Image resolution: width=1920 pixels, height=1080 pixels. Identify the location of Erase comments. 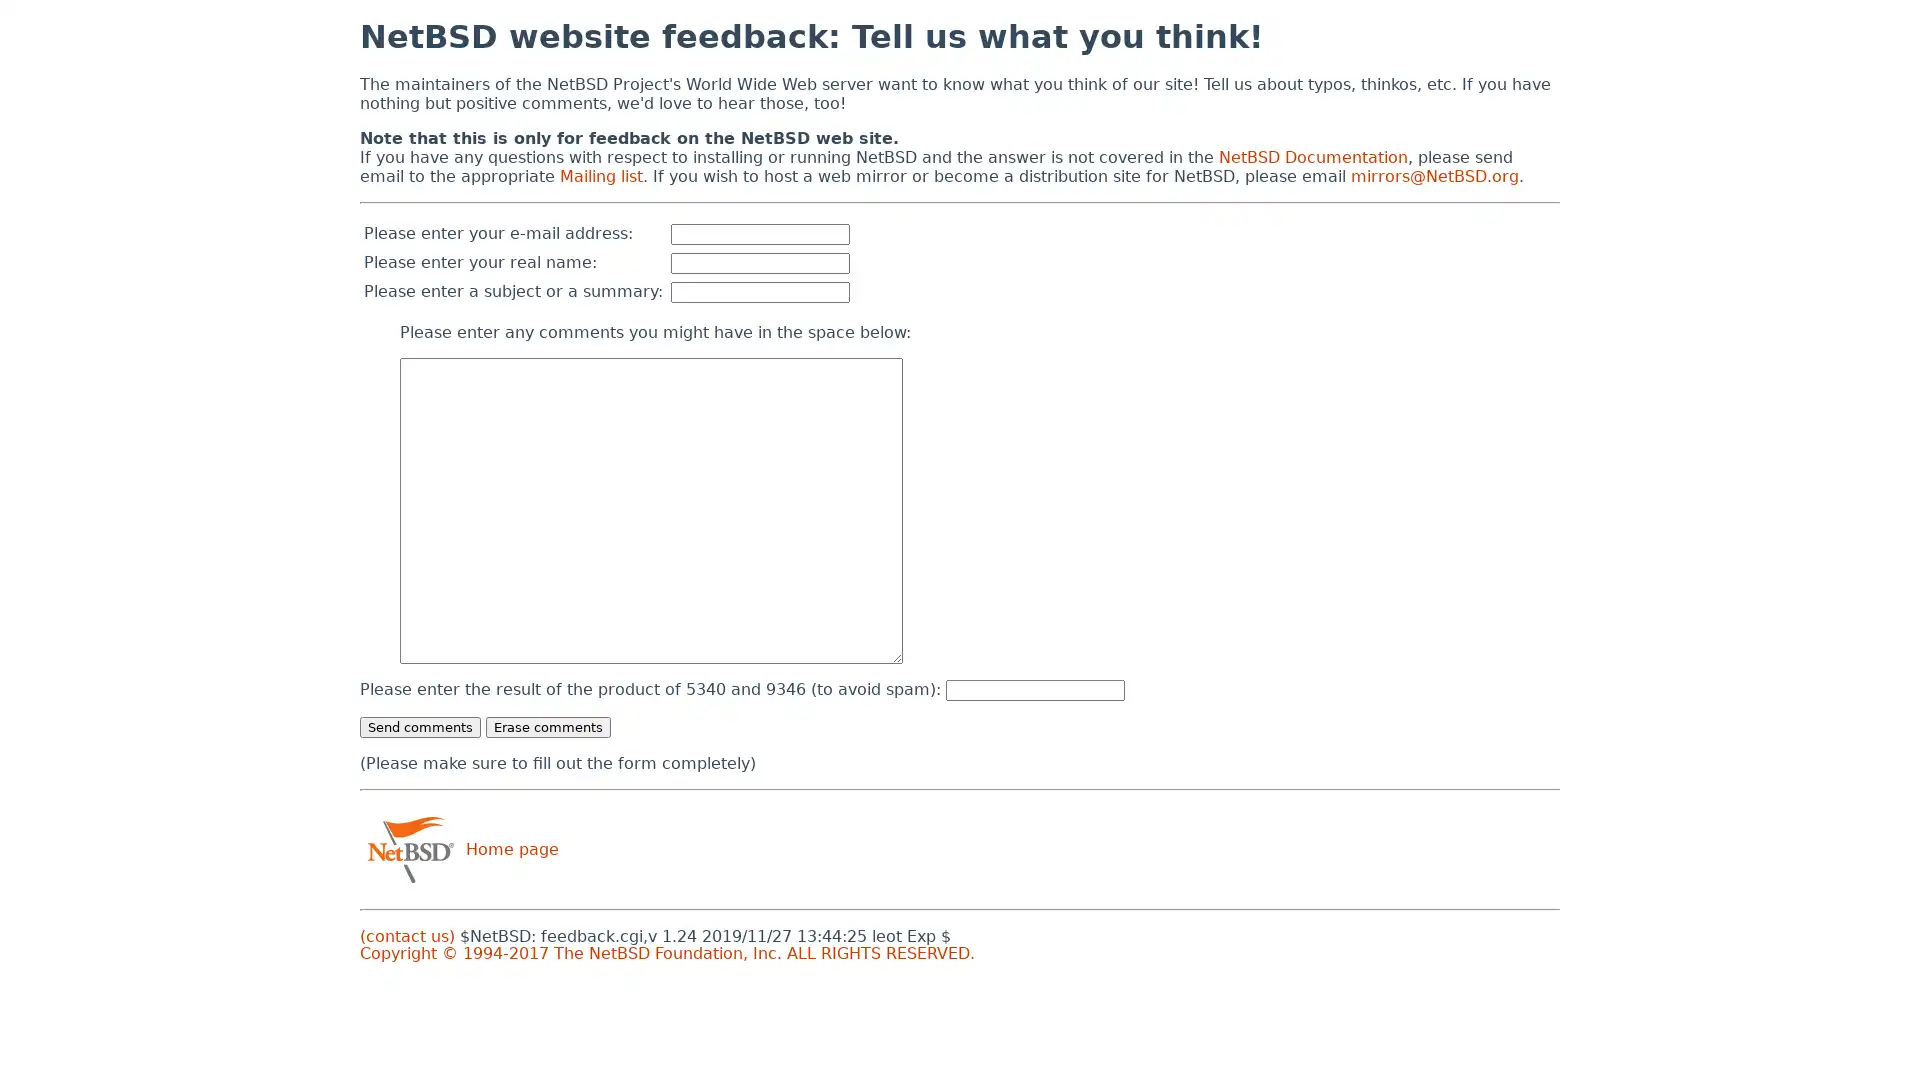
(548, 726).